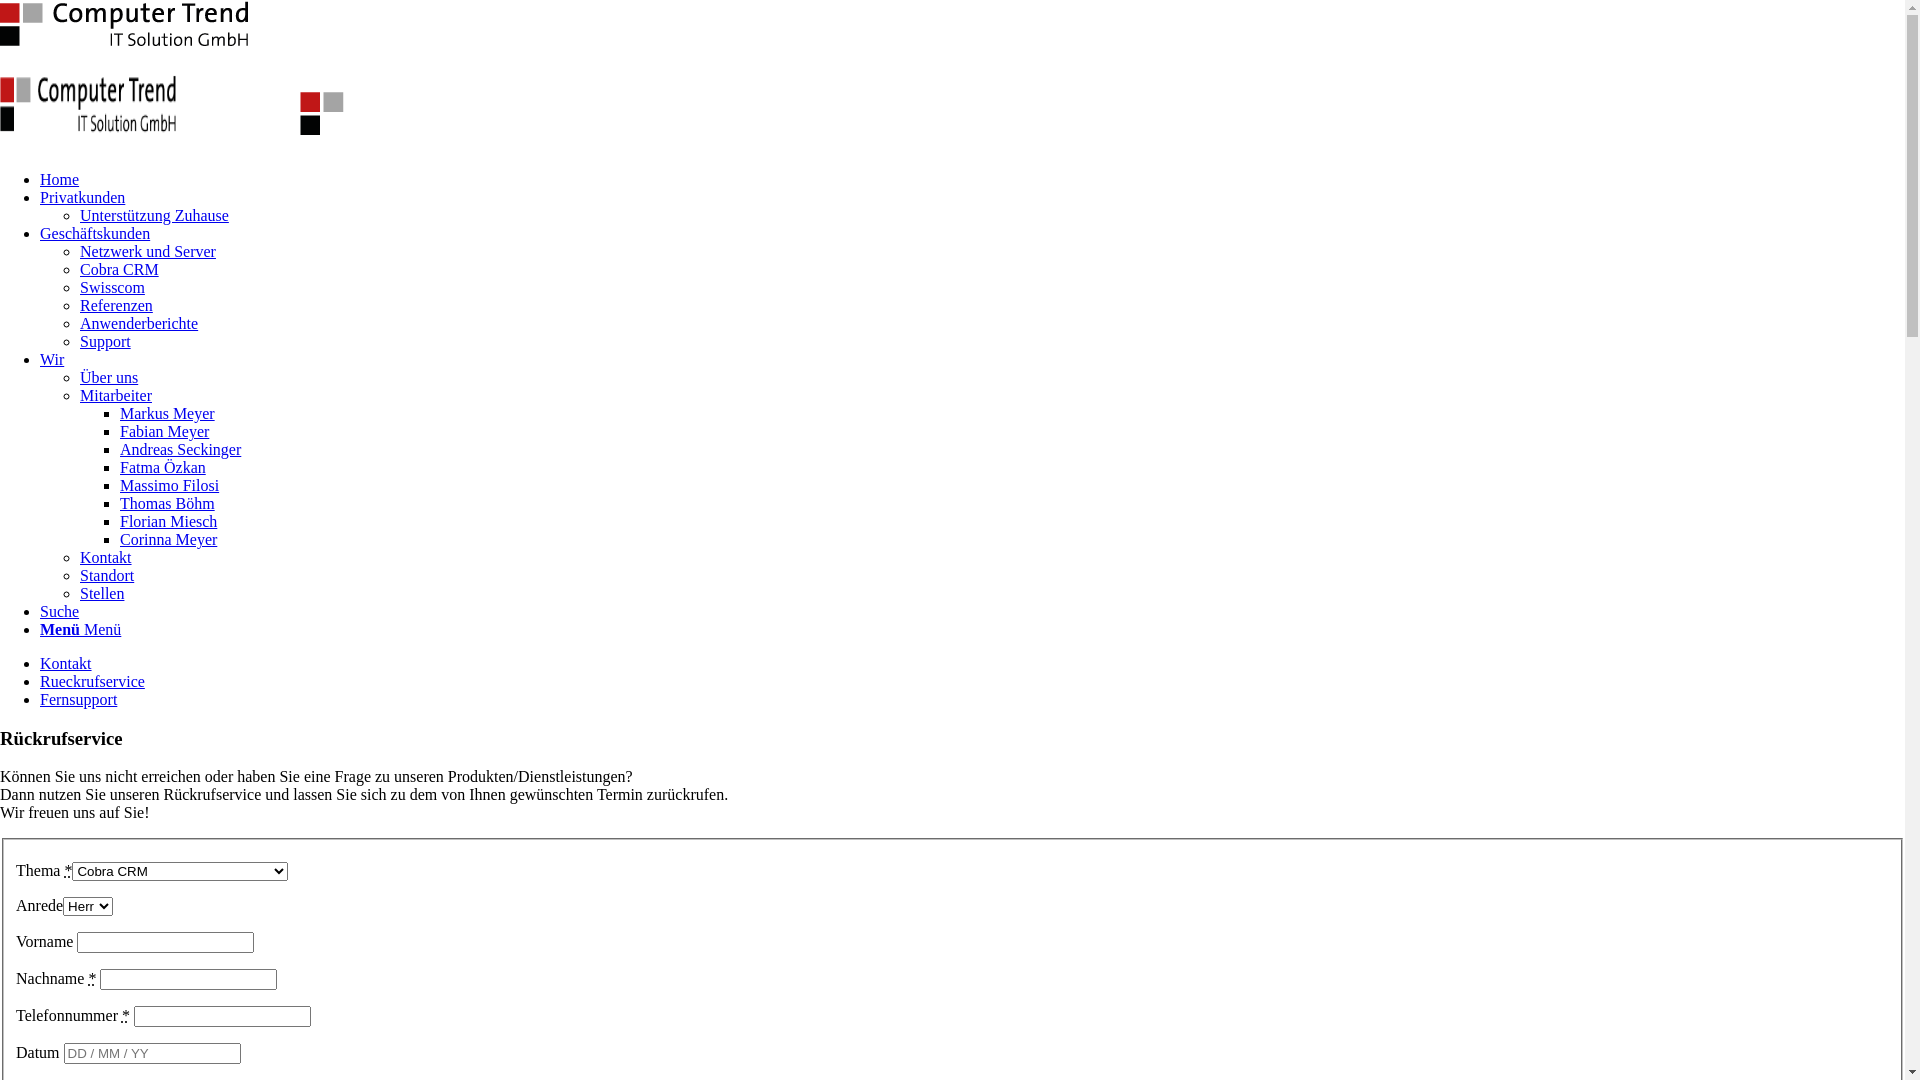 The height and width of the screenshot is (1080, 1920). What do you see at coordinates (138, 322) in the screenshot?
I see `'Anwenderberichte'` at bounding box center [138, 322].